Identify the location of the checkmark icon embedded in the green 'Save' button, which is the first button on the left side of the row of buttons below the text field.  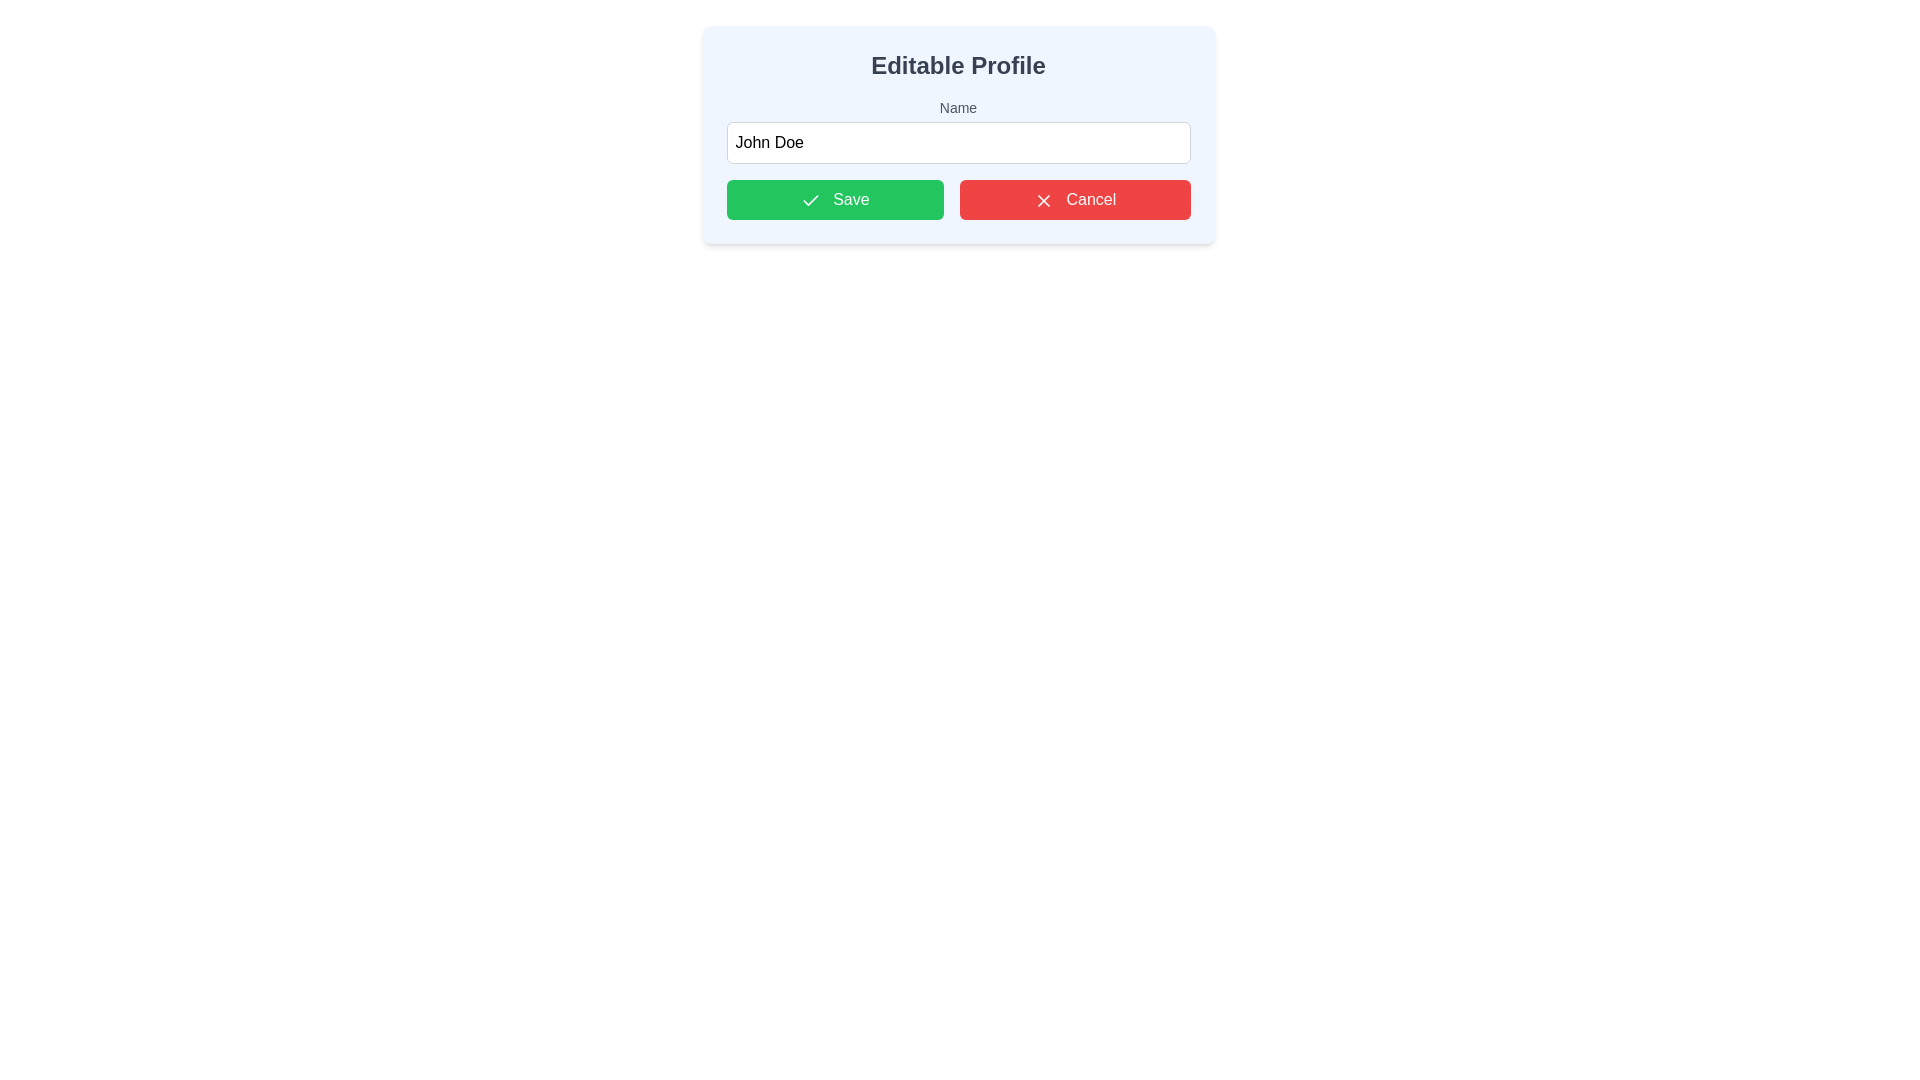
(810, 200).